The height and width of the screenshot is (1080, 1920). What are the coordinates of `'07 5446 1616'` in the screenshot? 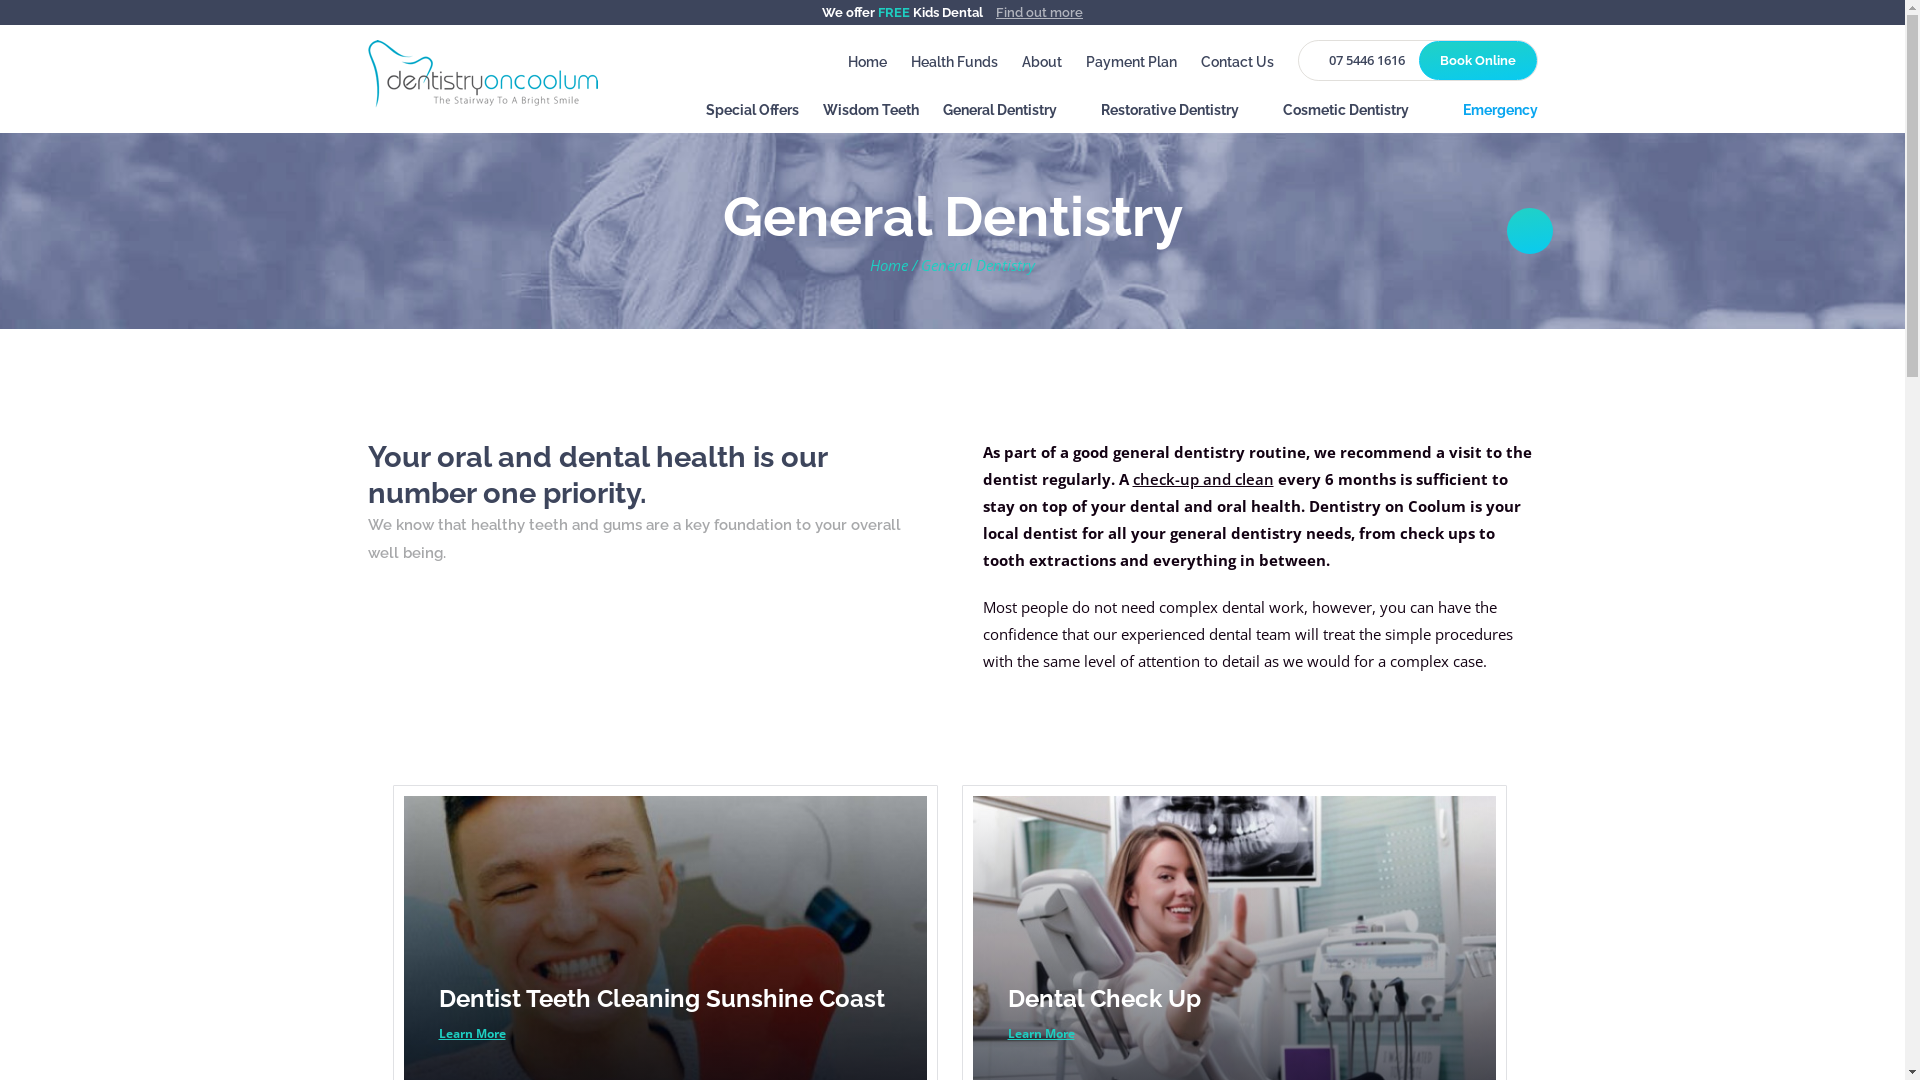 It's located at (1360, 59).